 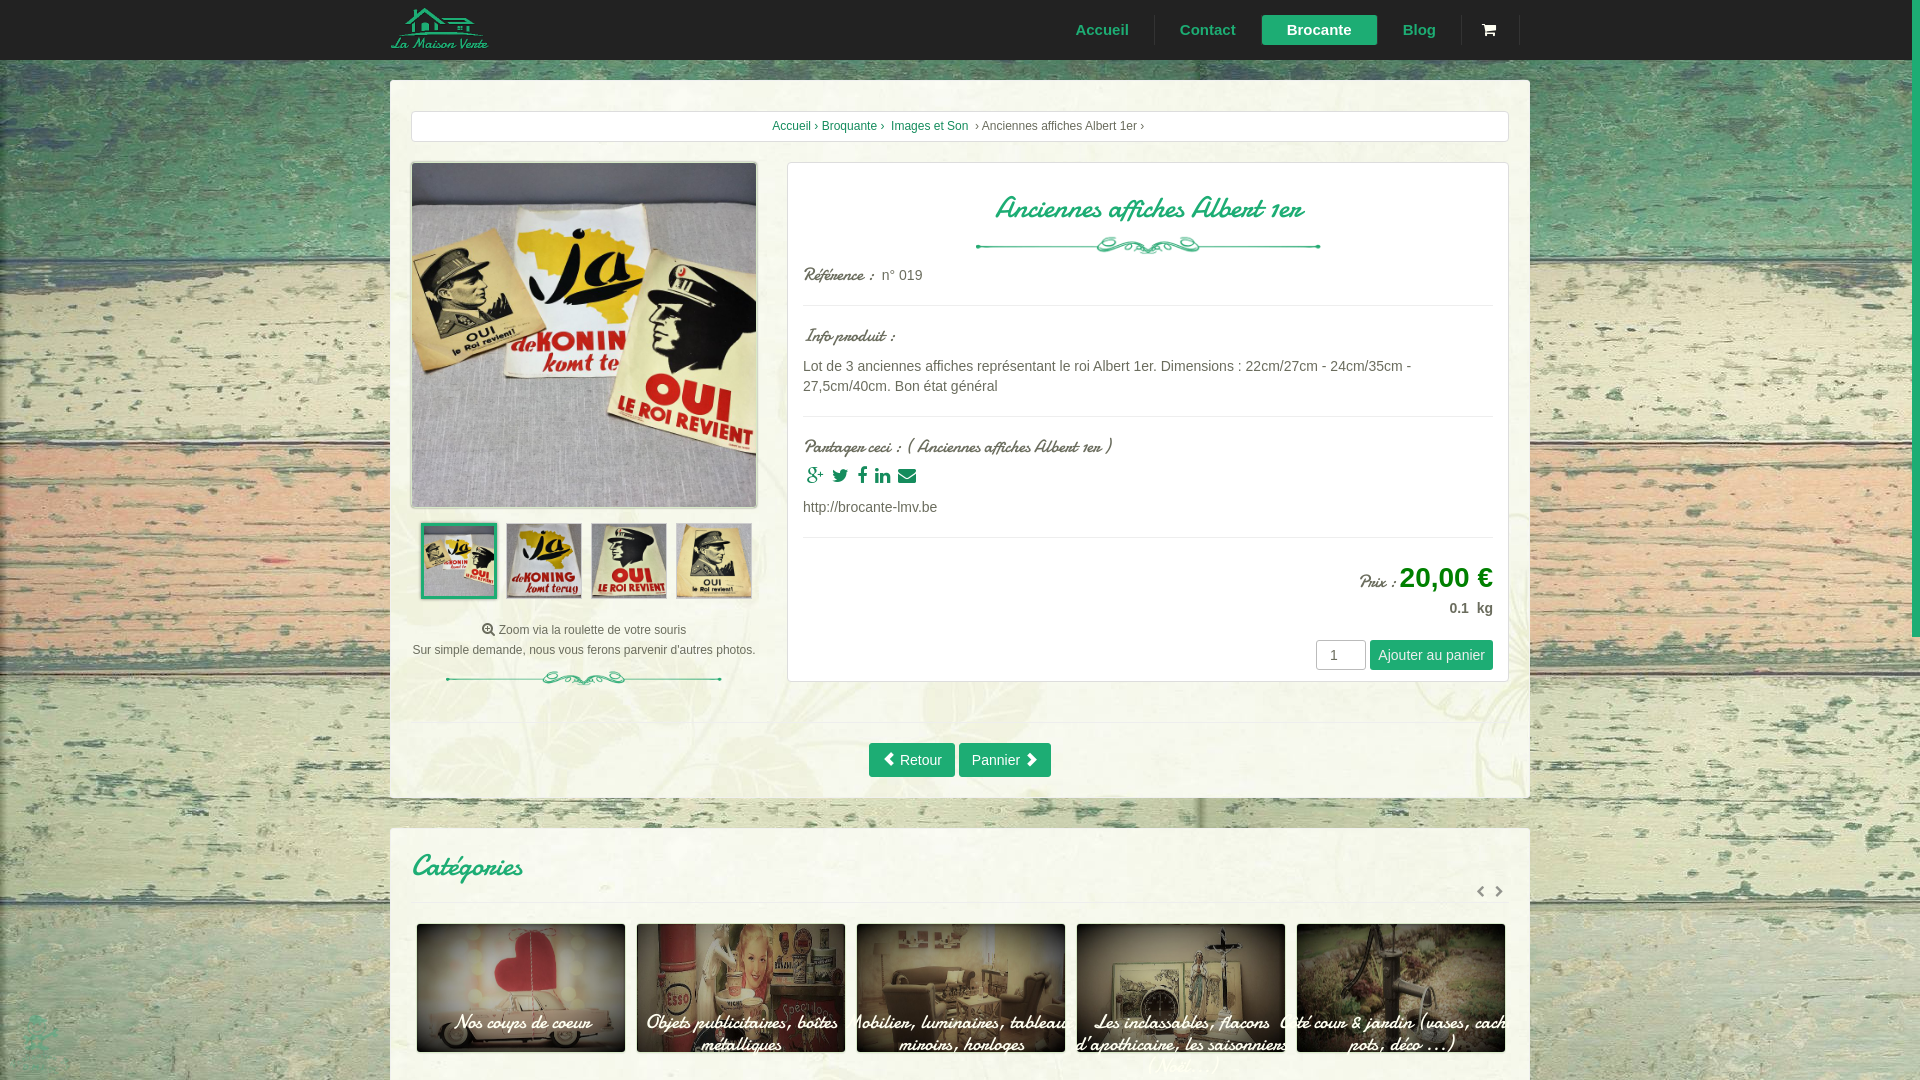 What do you see at coordinates (815, 476) in the screenshot?
I see `'Partager sur Google +'` at bounding box center [815, 476].